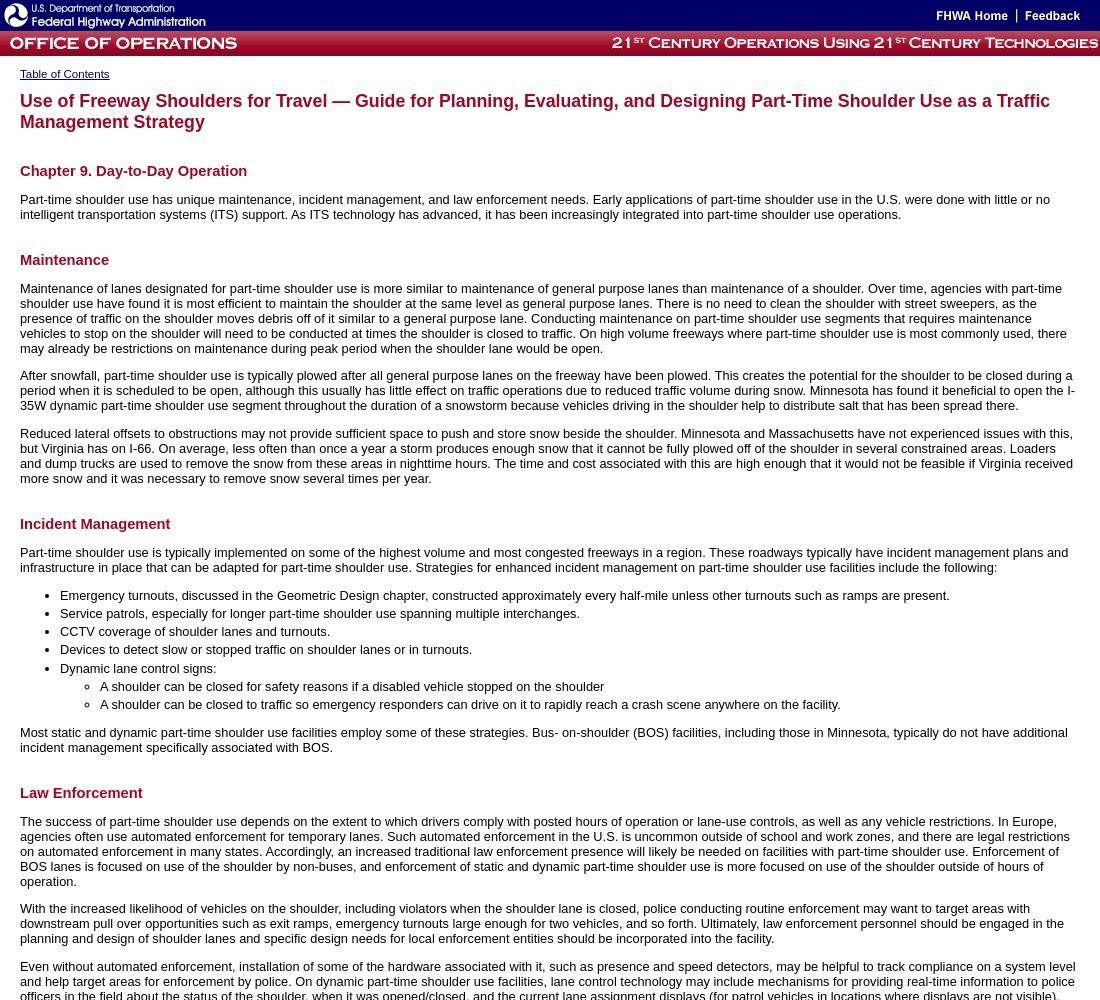  Describe the element at coordinates (19, 171) in the screenshot. I see `'Chapter 9. Day-to-Day Operation'` at that location.